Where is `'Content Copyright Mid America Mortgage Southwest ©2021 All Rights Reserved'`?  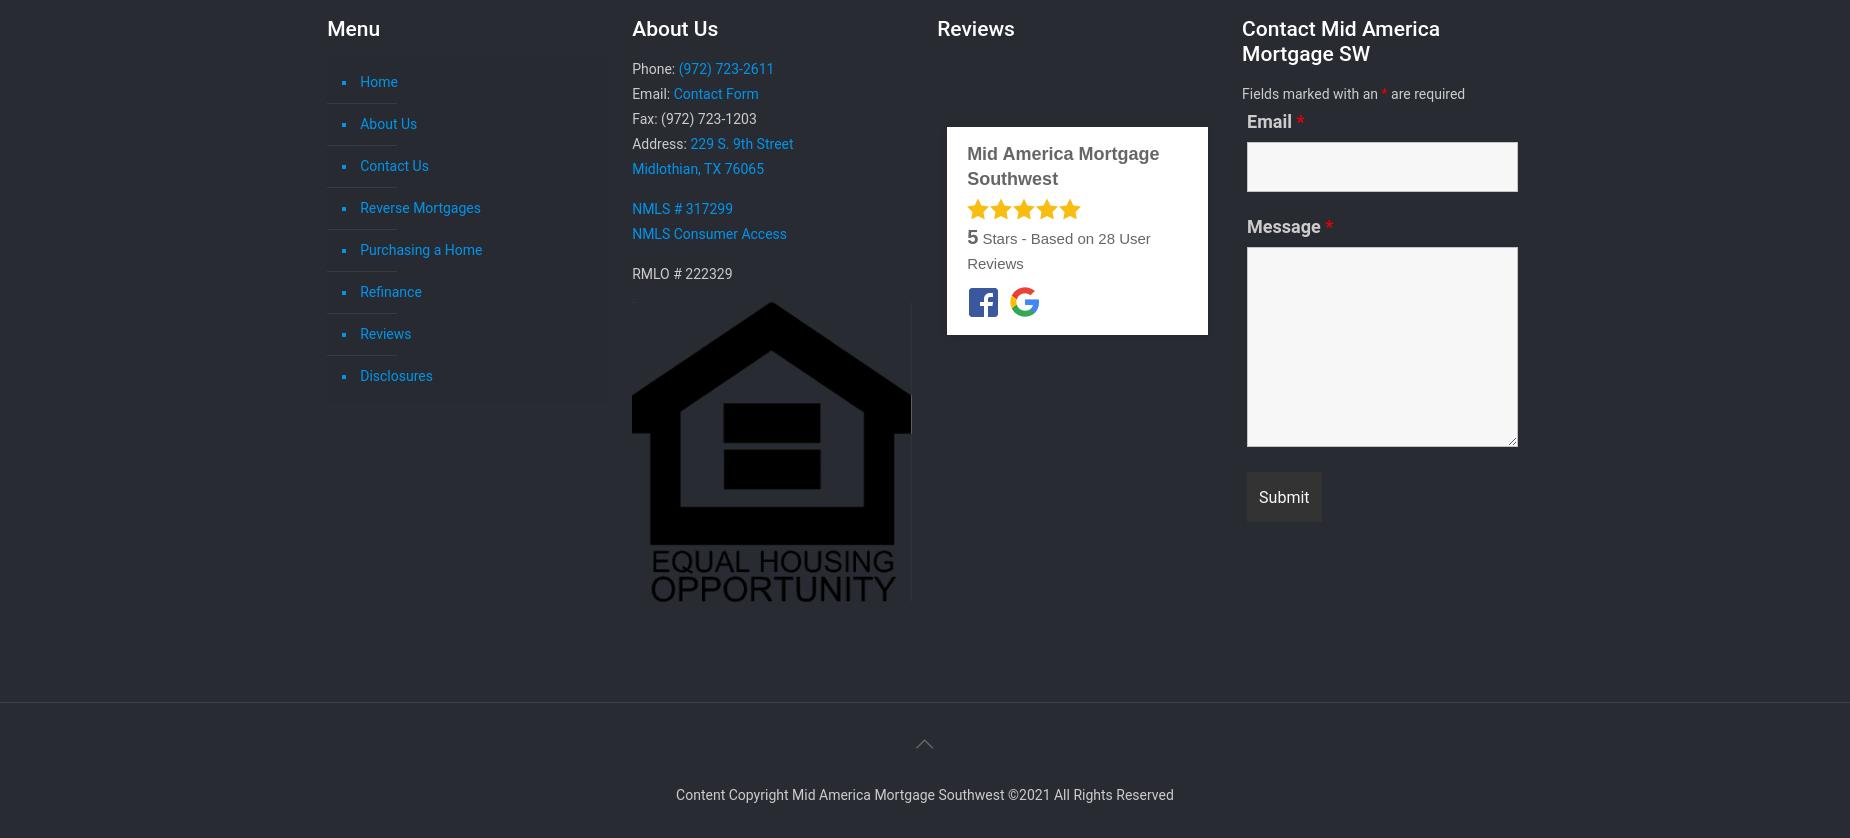
'Content Copyright Mid America Mortgage Southwest ©2021 All Rights Reserved' is located at coordinates (924, 794).